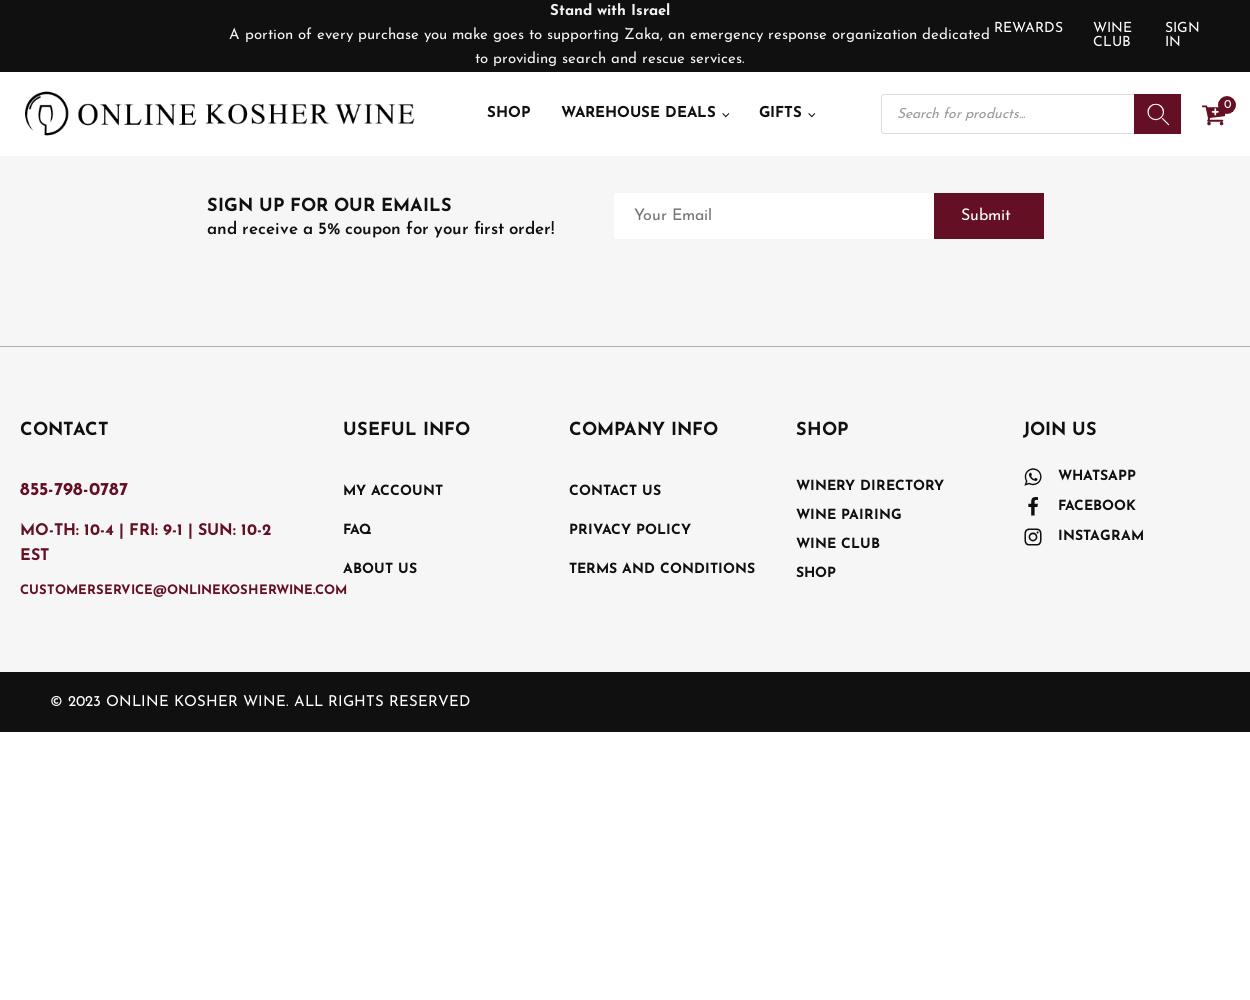  Describe the element at coordinates (392, 490) in the screenshot. I see `'My account'` at that location.